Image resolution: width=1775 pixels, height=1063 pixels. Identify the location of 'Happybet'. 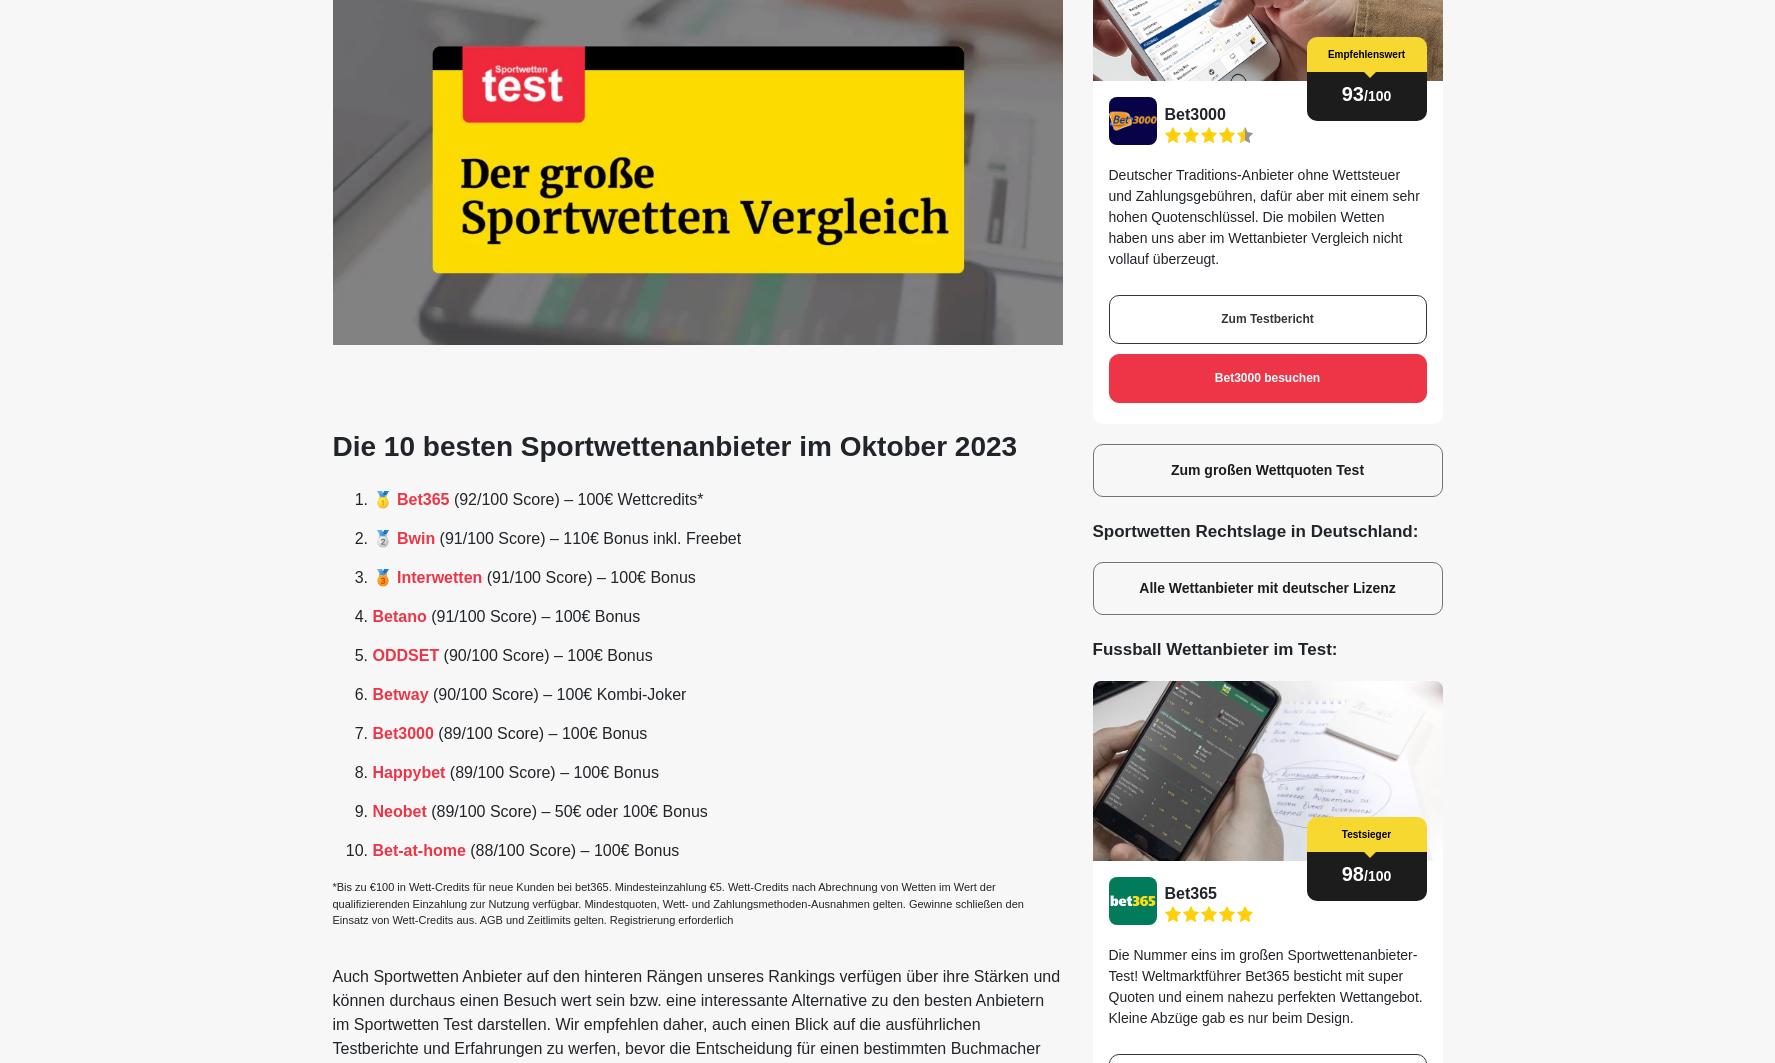
(371, 771).